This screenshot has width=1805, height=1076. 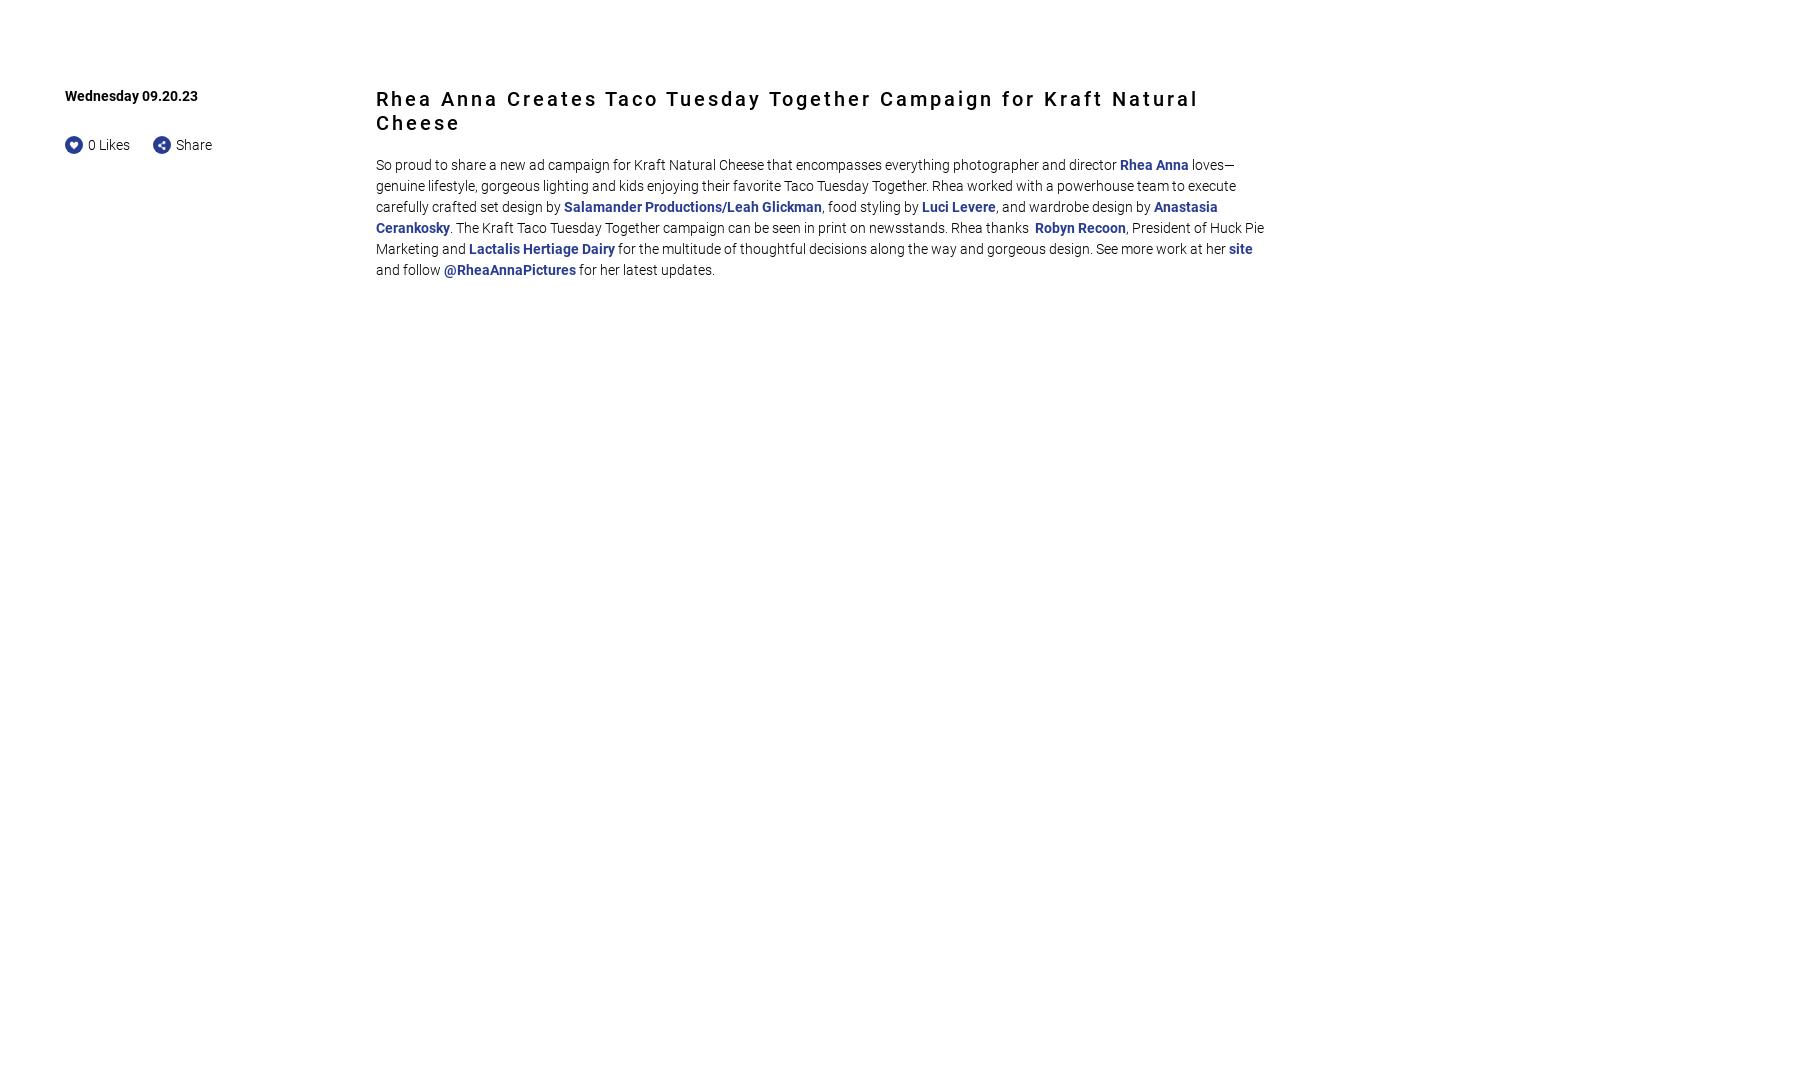 What do you see at coordinates (1240, 248) in the screenshot?
I see `'site'` at bounding box center [1240, 248].